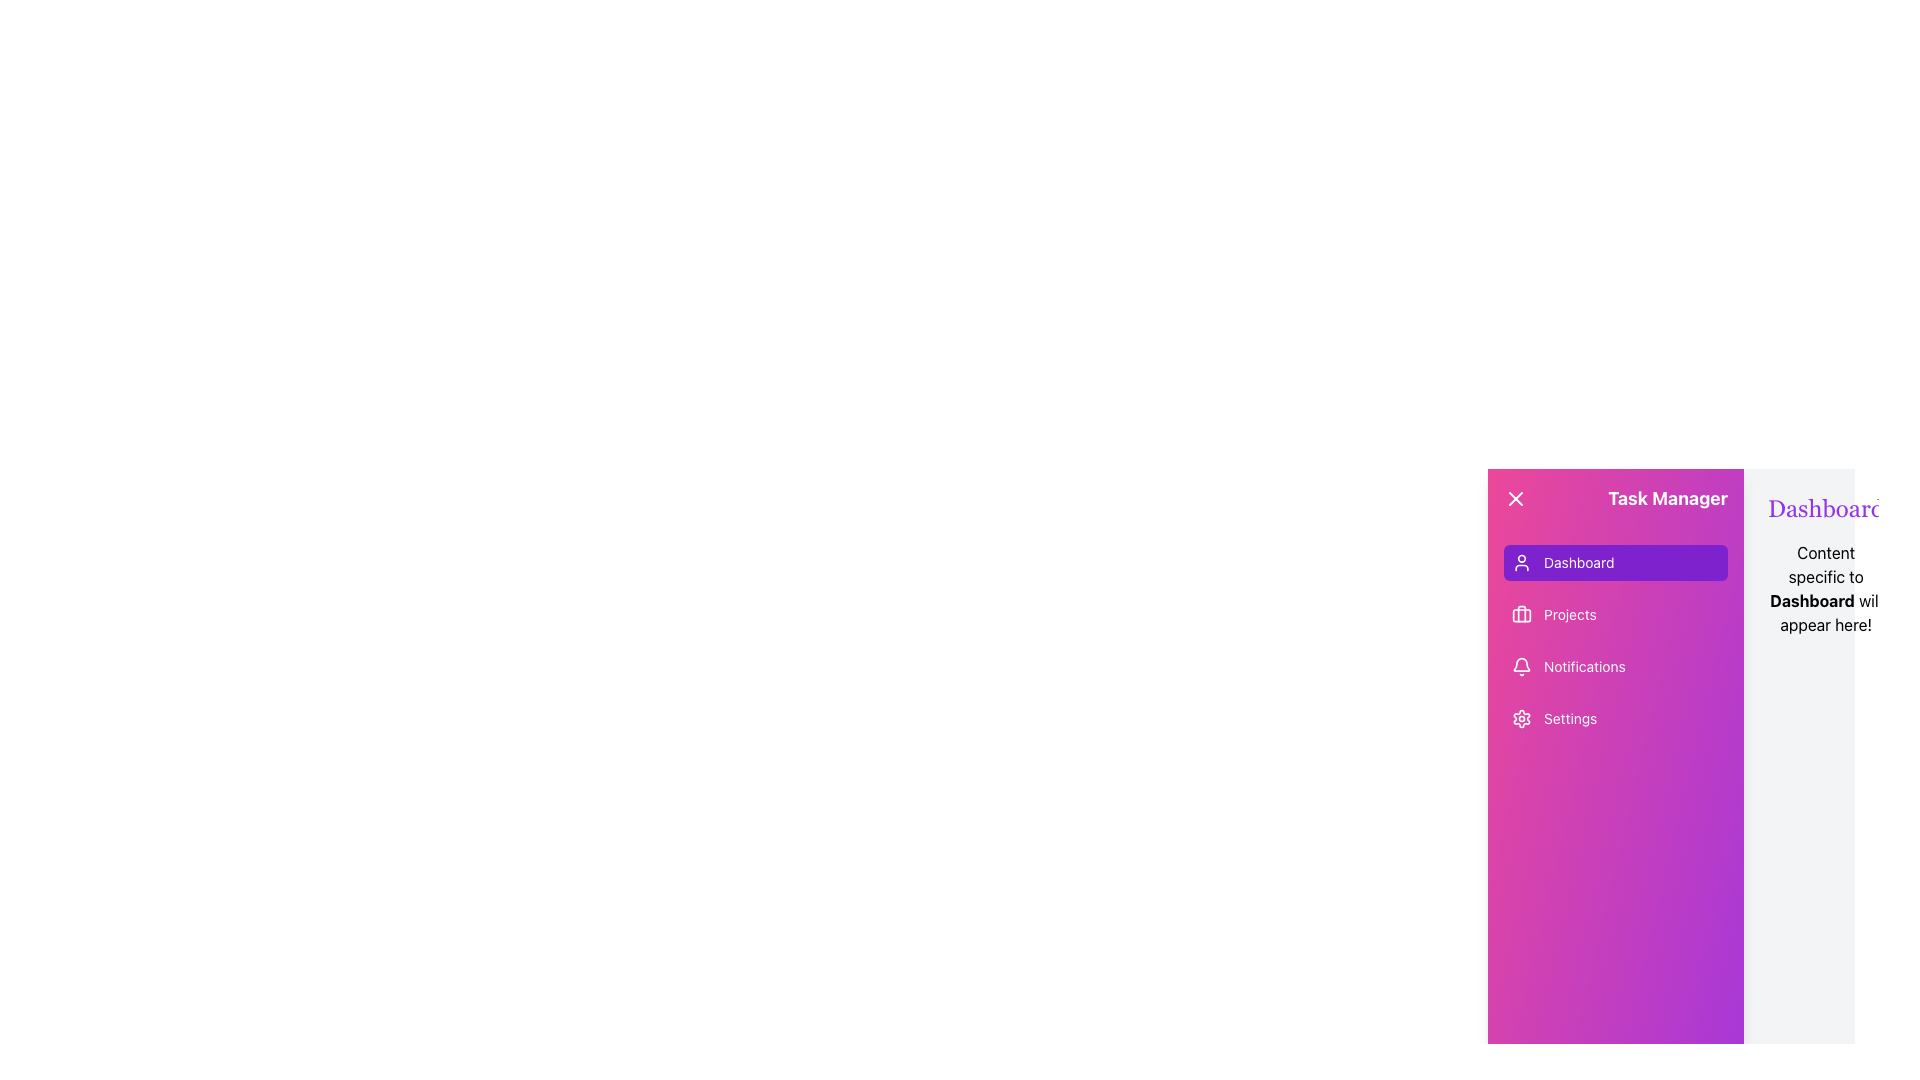 The image size is (1920, 1080). I want to click on the text label displaying the message 'Content specific to Dashboard will appear here!' located below the 'Task Manager' heading and to the right of the purple sidebar, so click(1826, 588).